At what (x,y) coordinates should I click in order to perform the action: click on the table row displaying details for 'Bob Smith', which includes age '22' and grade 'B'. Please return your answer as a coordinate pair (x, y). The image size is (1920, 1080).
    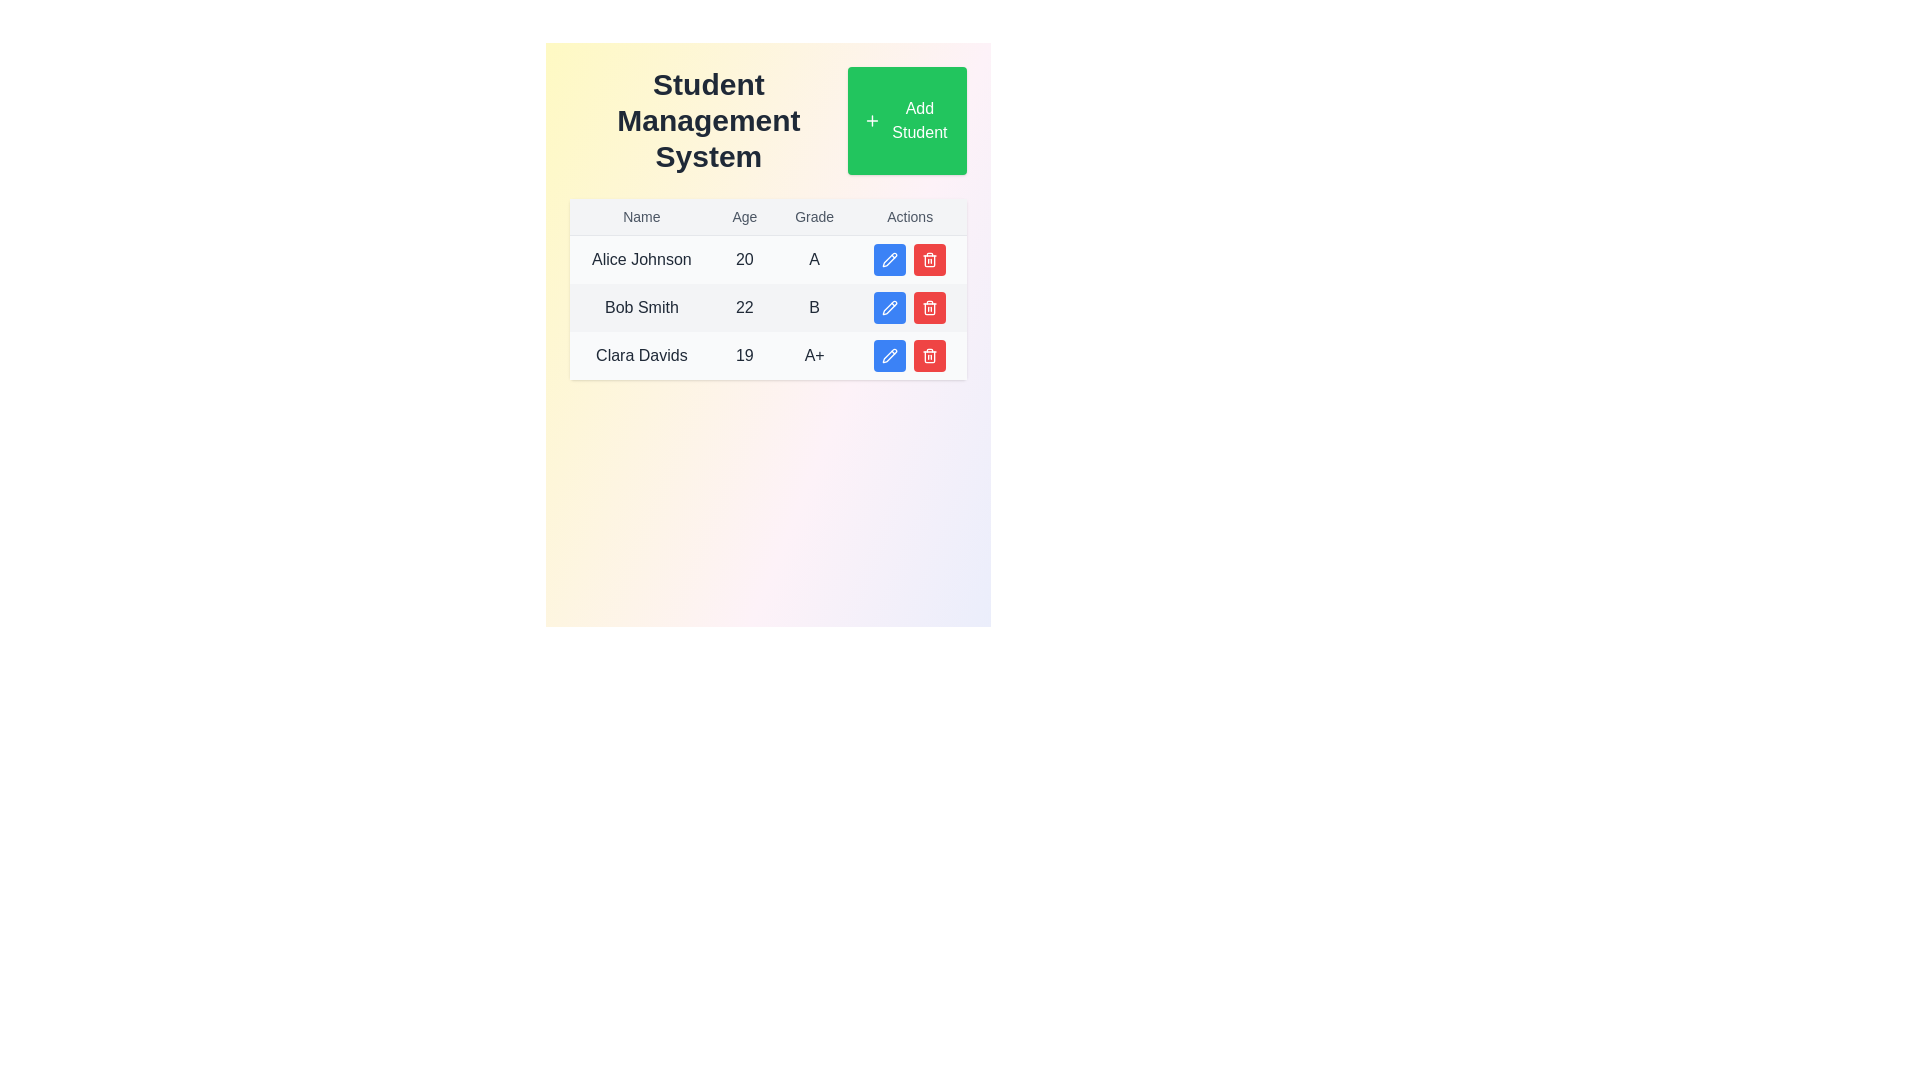
    Looking at the image, I should click on (767, 289).